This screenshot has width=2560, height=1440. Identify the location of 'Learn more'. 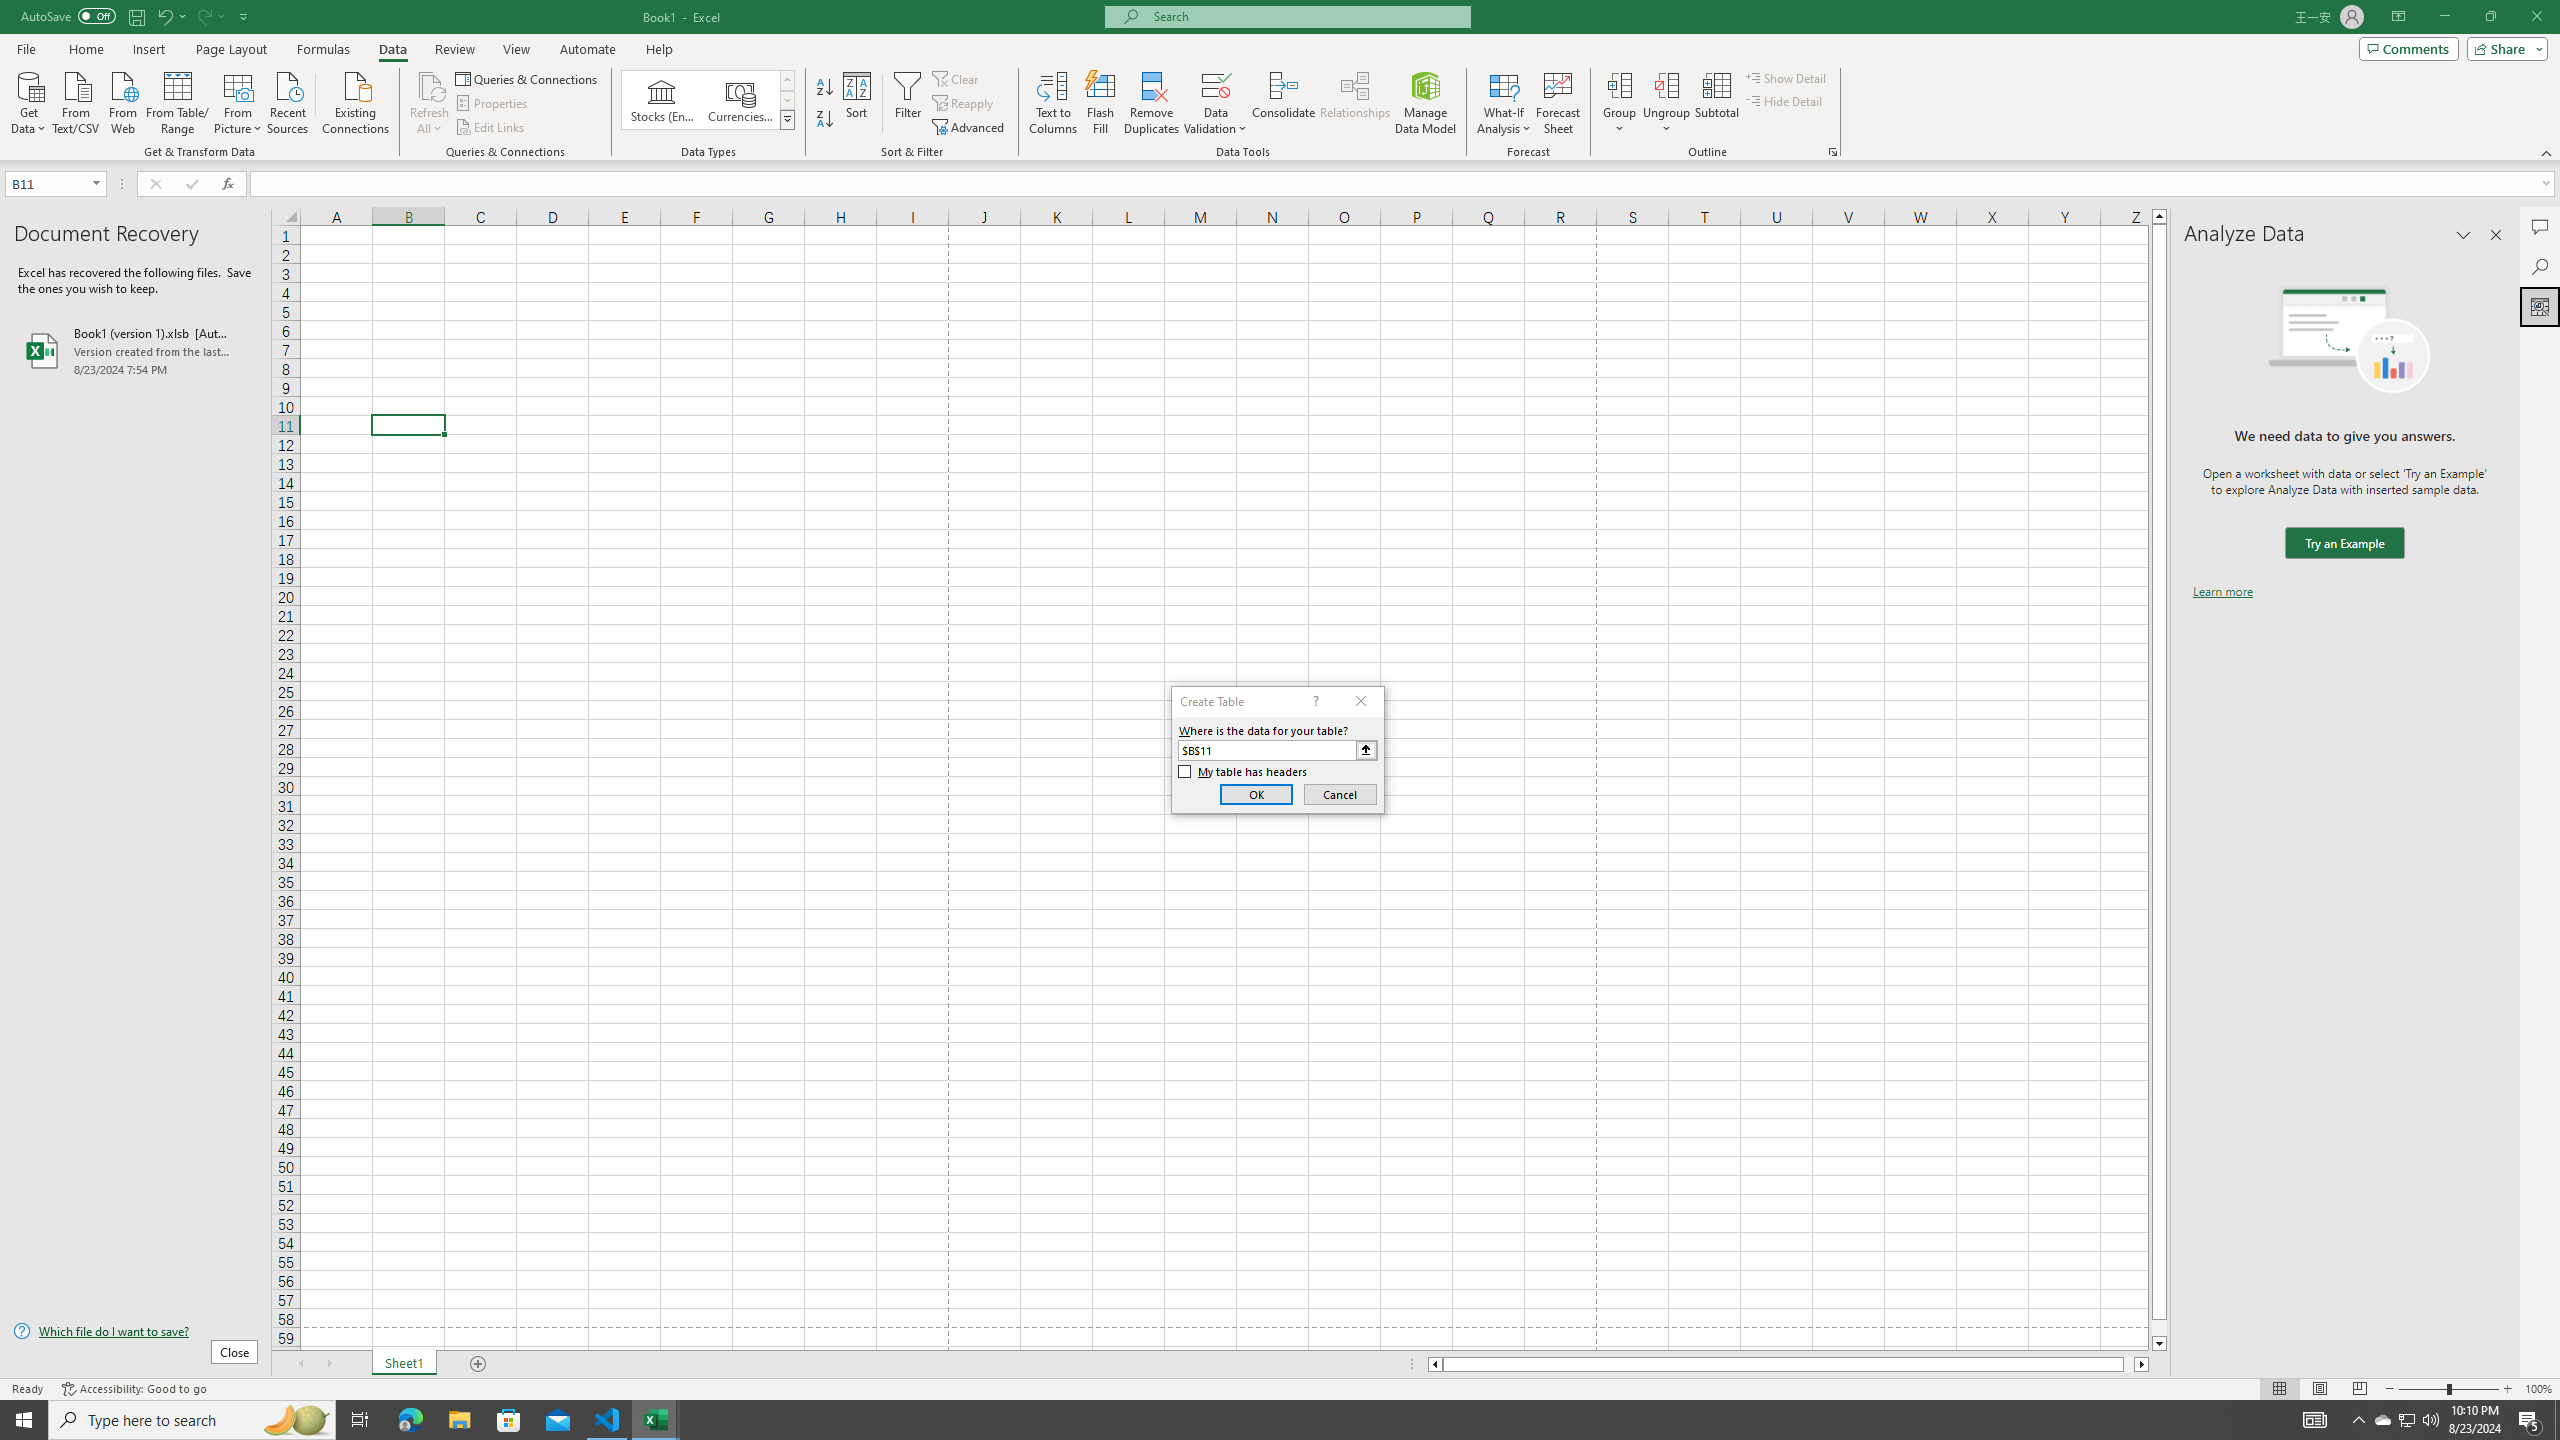
(2222, 590).